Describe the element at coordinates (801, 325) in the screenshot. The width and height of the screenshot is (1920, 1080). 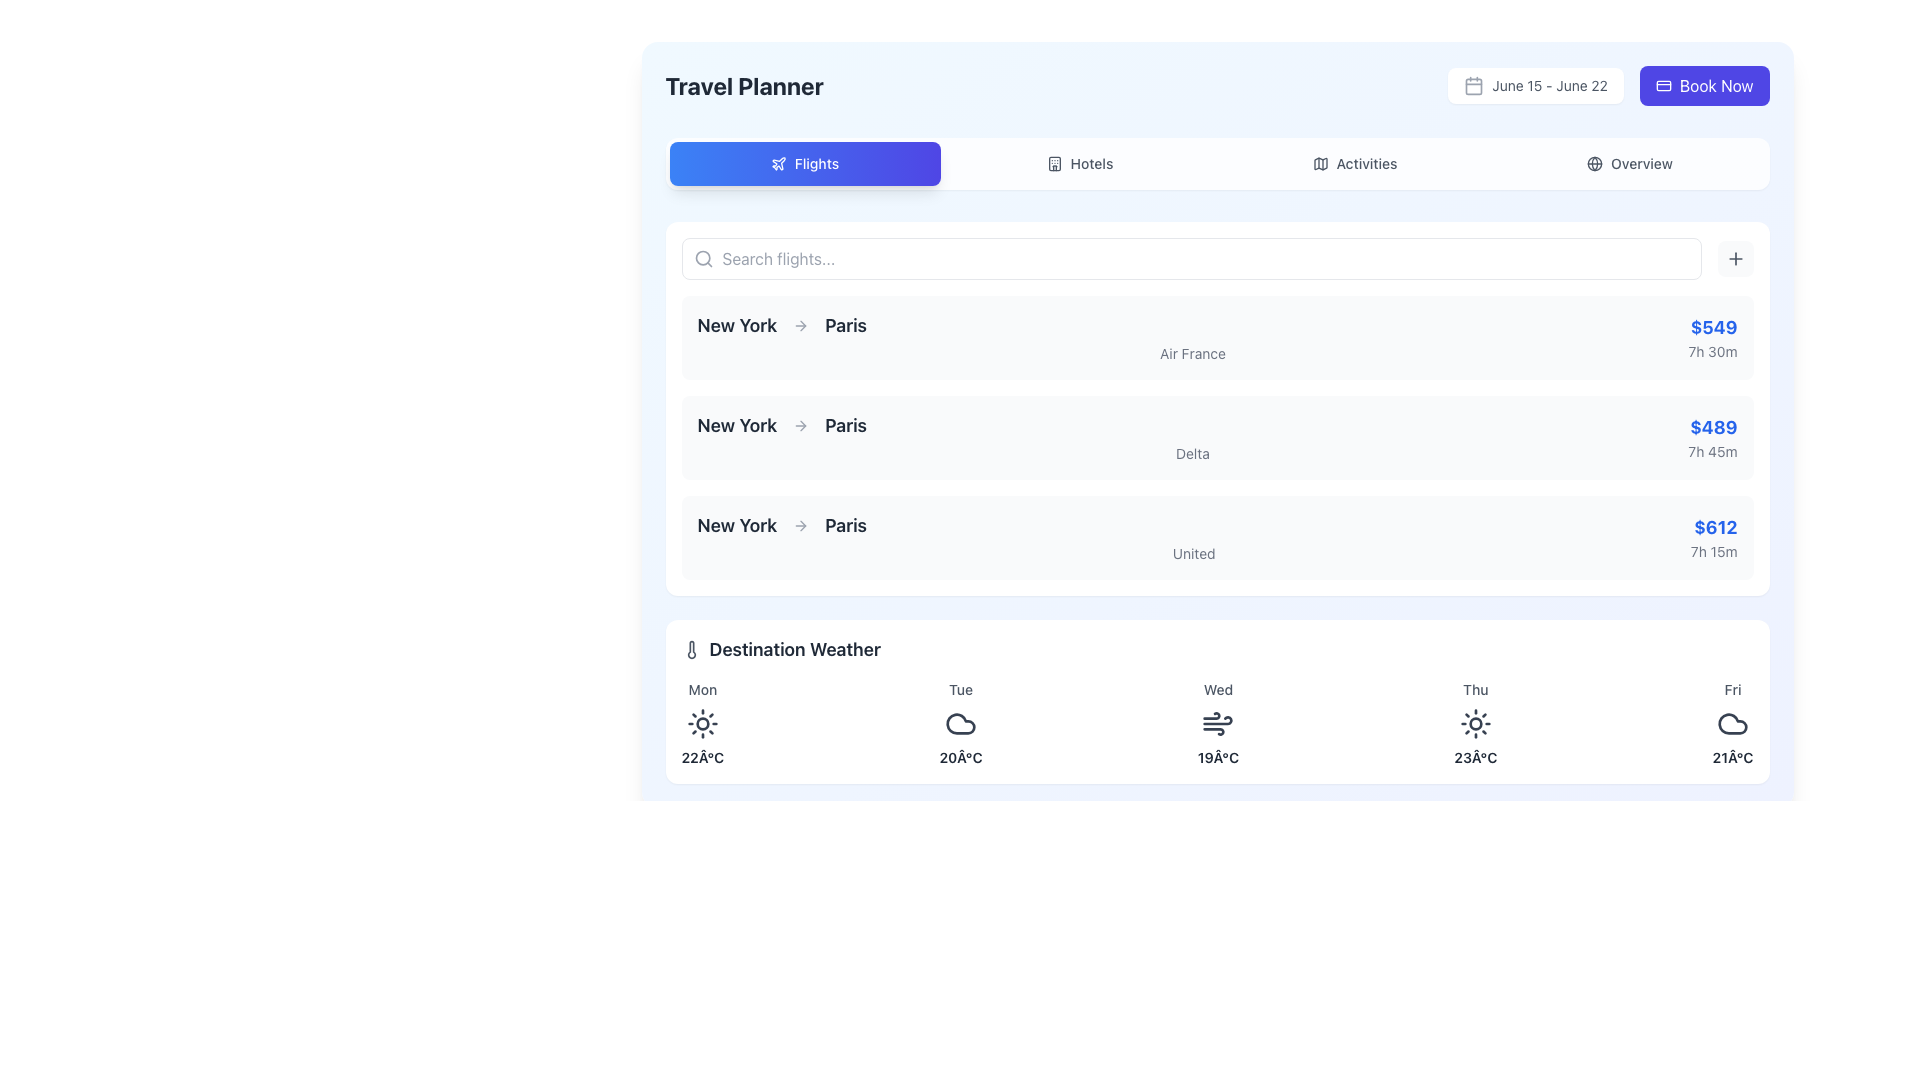
I see `the arrow symbol that indicates the directional transition from 'New York' to 'Paris', positioned centrally between the two text elements in a horizontal layout` at that location.